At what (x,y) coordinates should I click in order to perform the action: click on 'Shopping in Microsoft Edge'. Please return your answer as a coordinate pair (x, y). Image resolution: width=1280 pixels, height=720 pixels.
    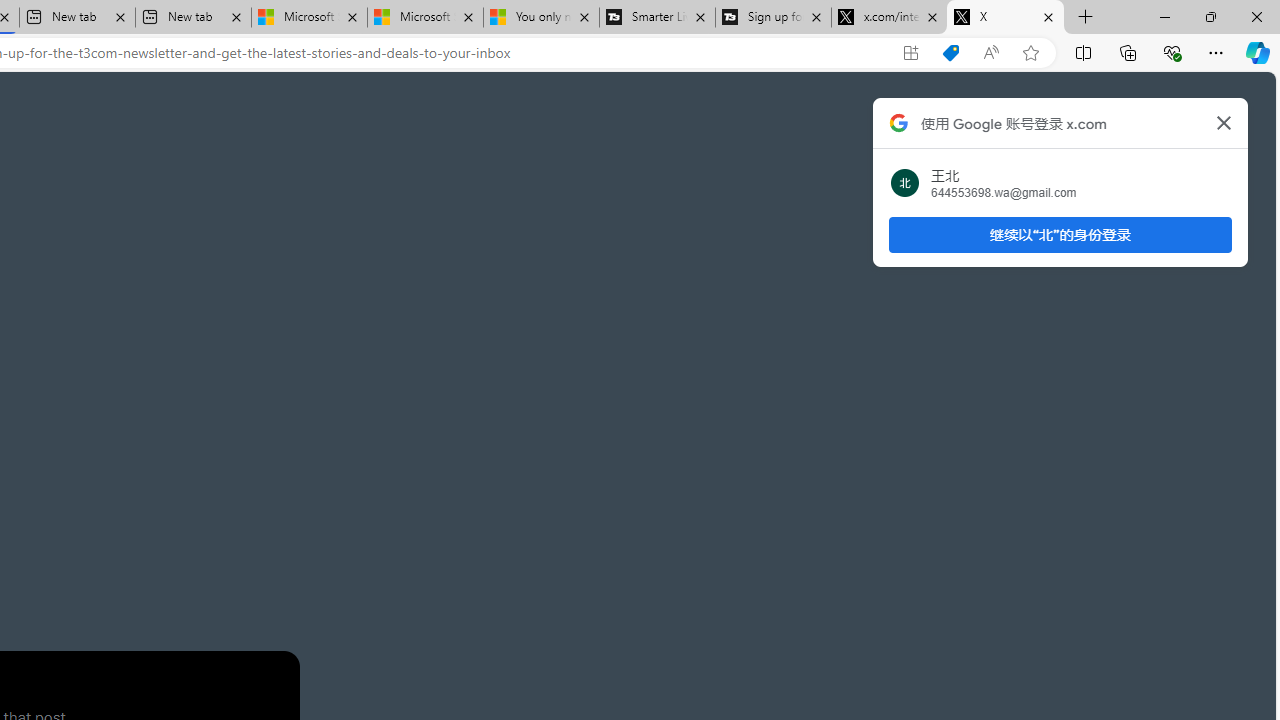
    Looking at the image, I should click on (950, 52).